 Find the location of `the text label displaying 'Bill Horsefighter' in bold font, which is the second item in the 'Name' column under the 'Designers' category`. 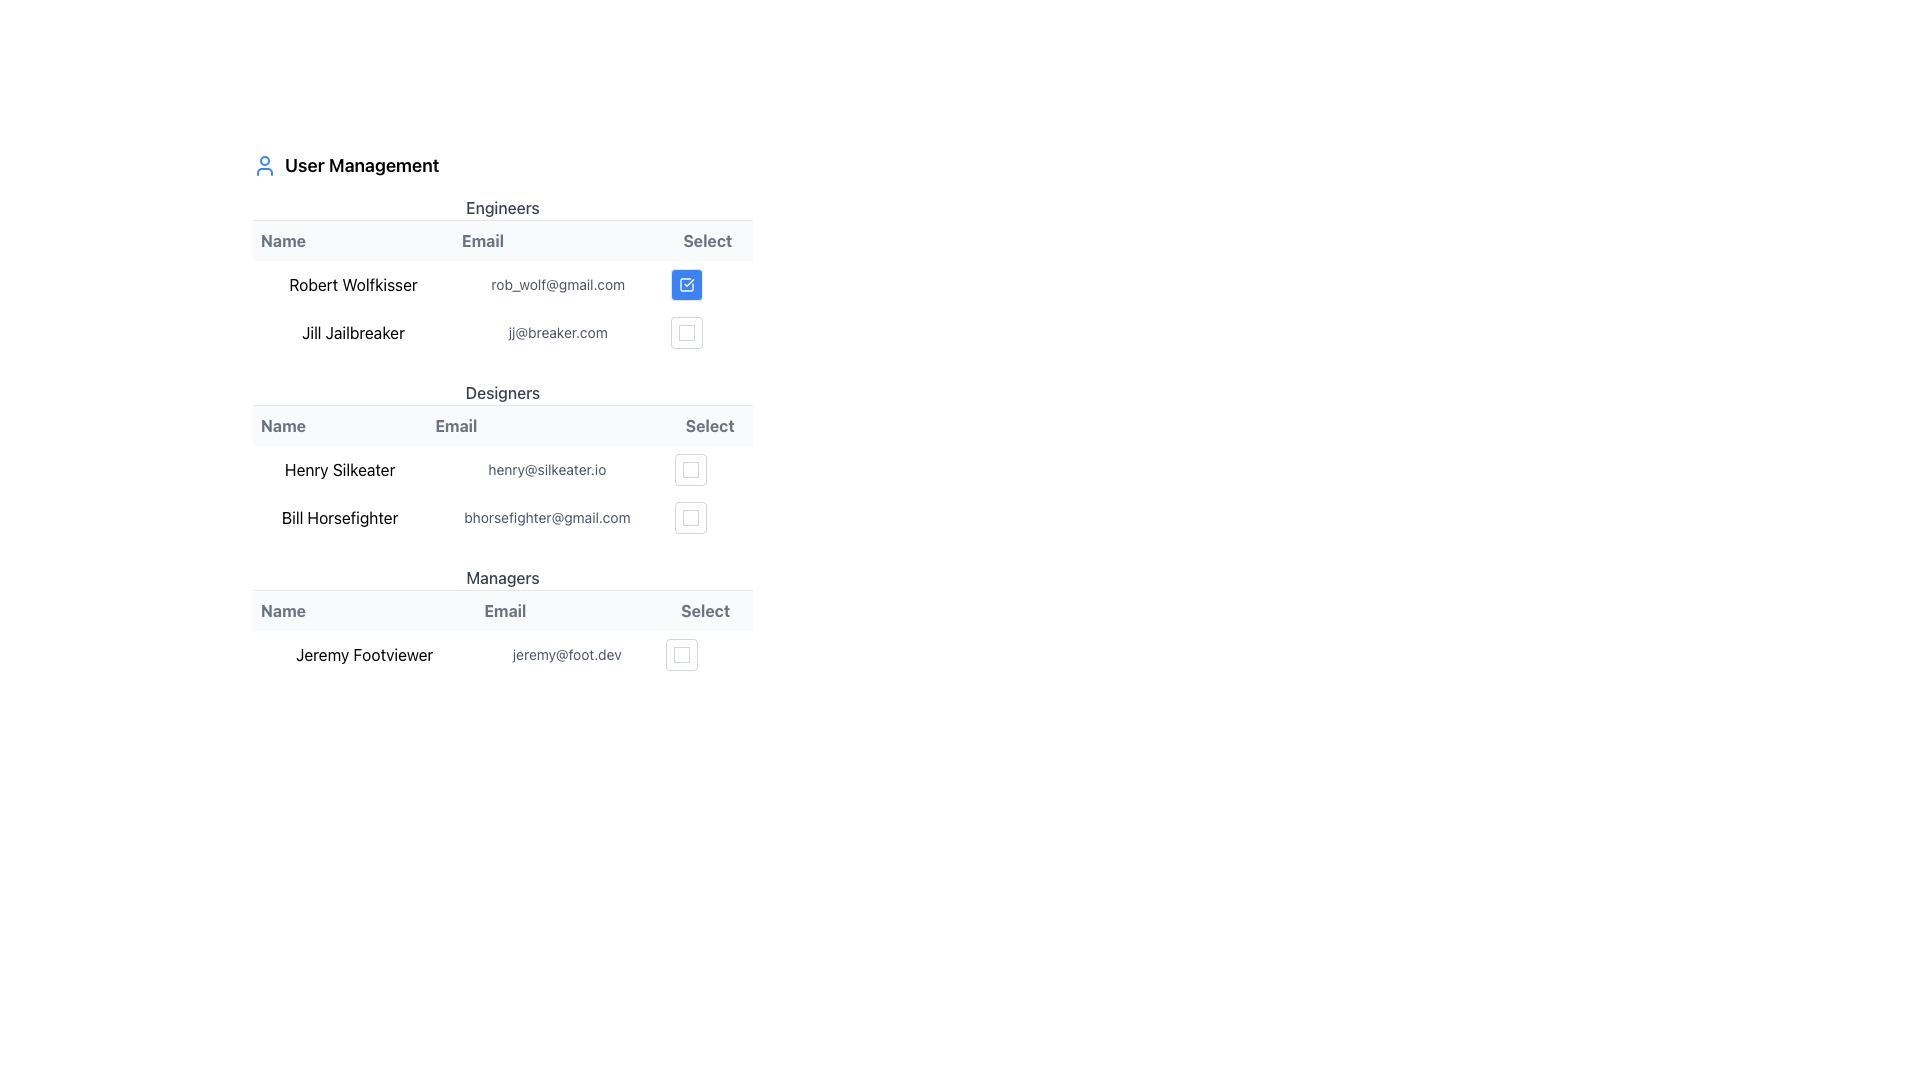

the text label displaying 'Bill Horsefighter' in bold font, which is the second item in the 'Name' column under the 'Designers' category is located at coordinates (340, 516).